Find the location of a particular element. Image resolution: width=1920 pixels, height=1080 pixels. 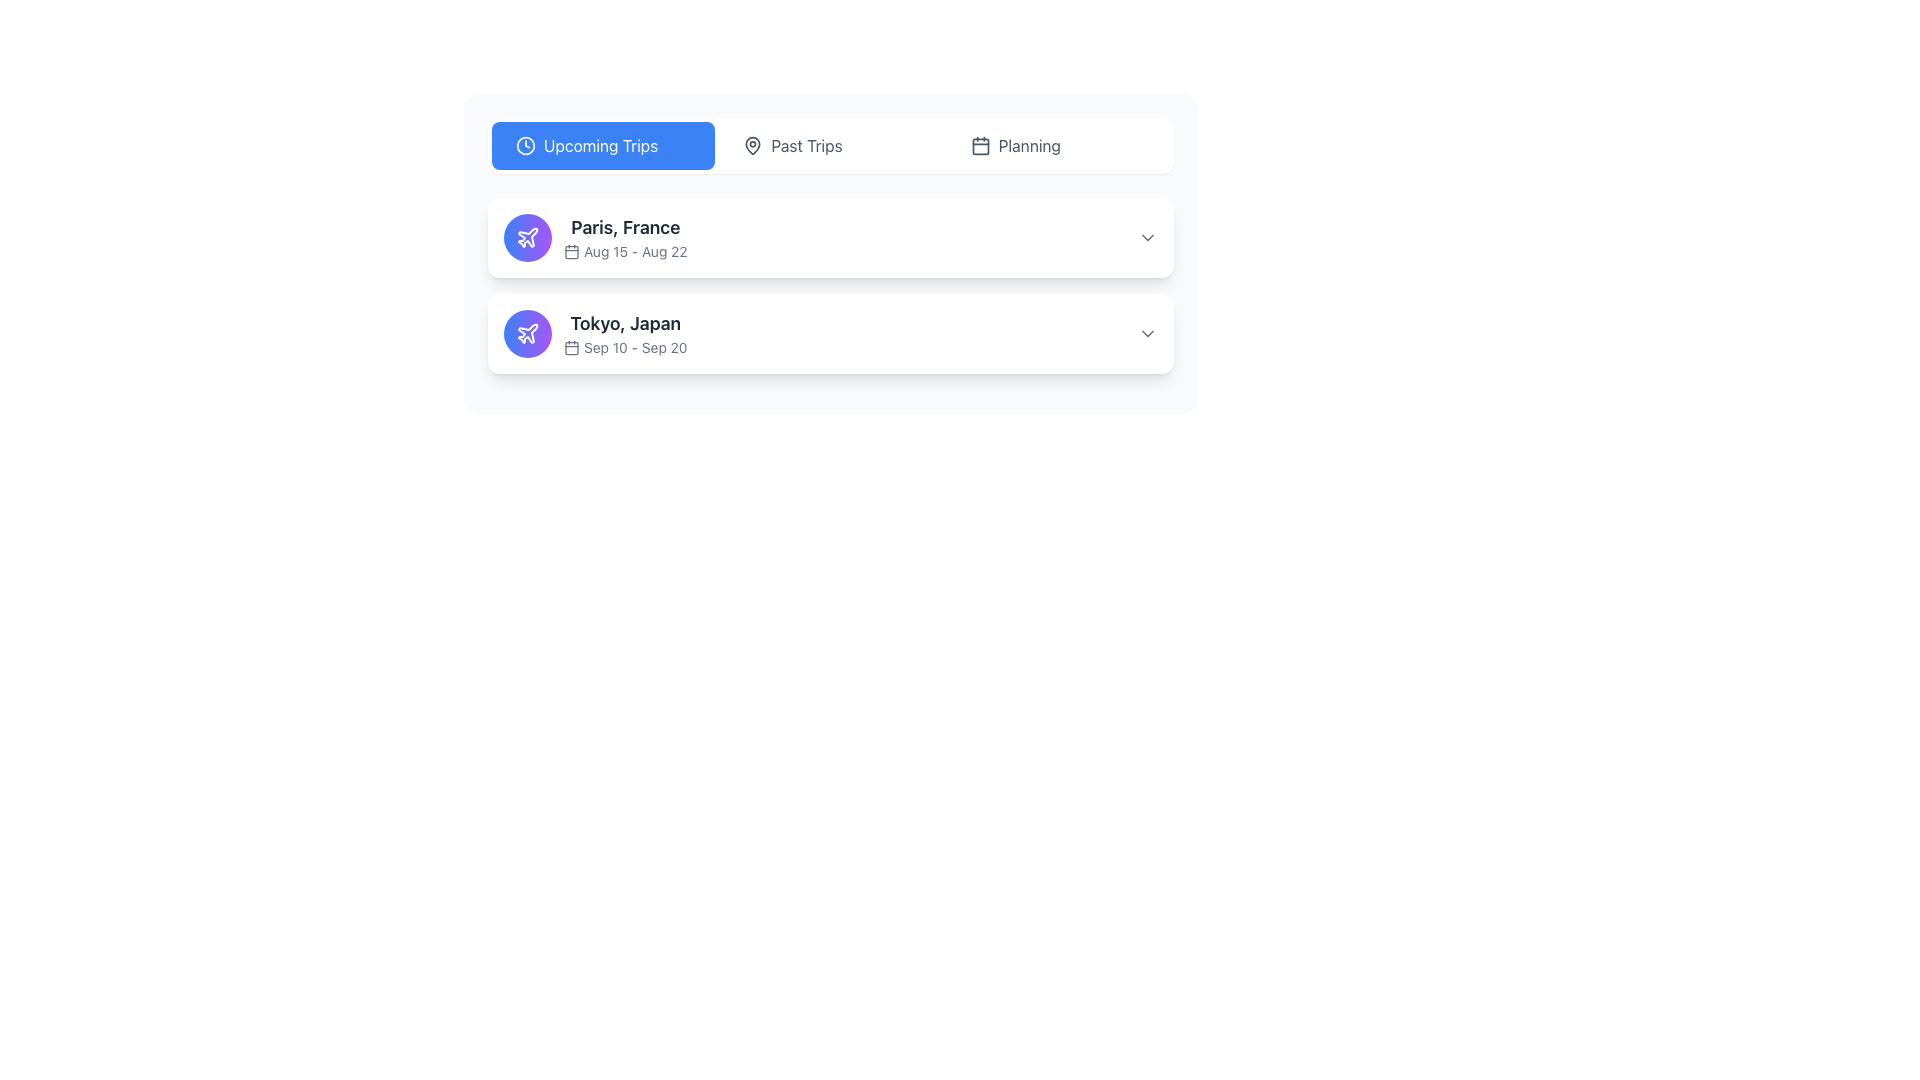

the circular outline element within the clock icon located in the 'Upcoming Trips' tab is located at coordinates (526, 145).